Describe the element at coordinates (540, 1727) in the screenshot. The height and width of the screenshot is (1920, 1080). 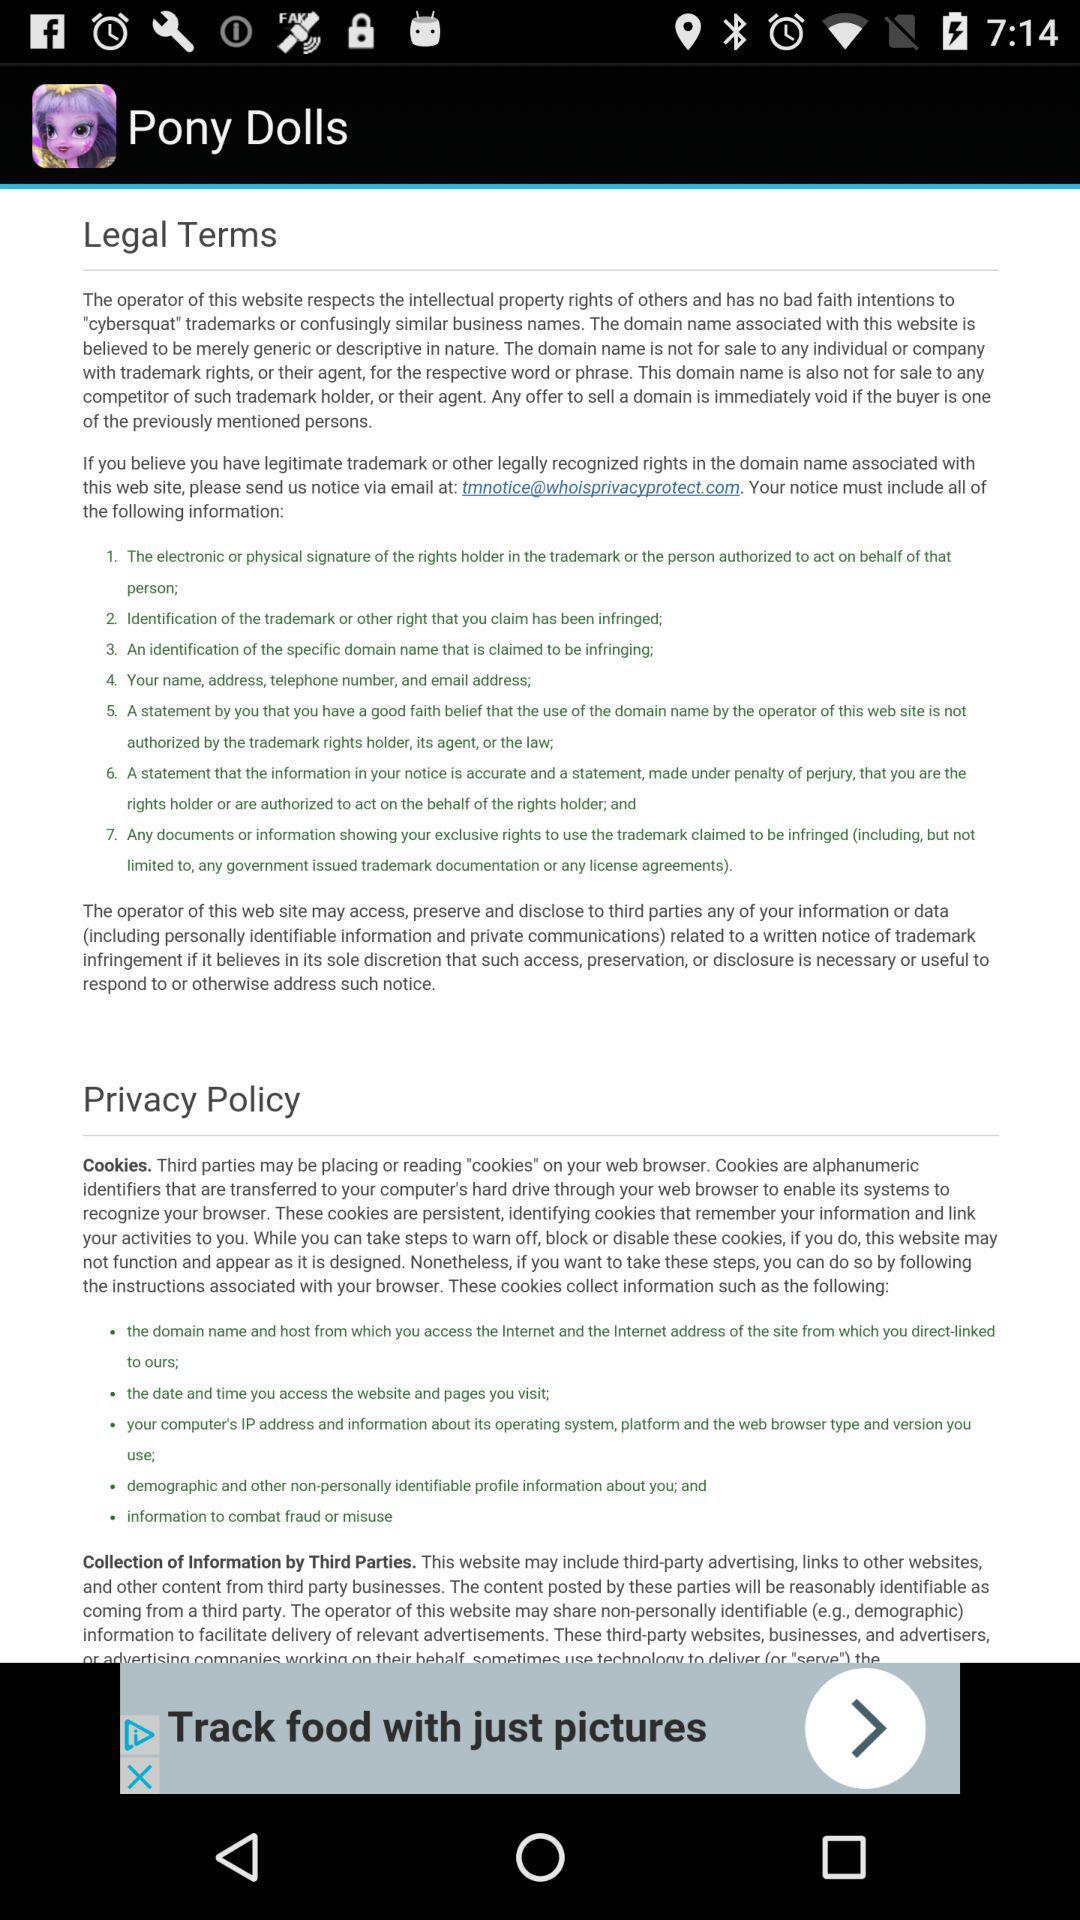
I see `advantisment` at that location.